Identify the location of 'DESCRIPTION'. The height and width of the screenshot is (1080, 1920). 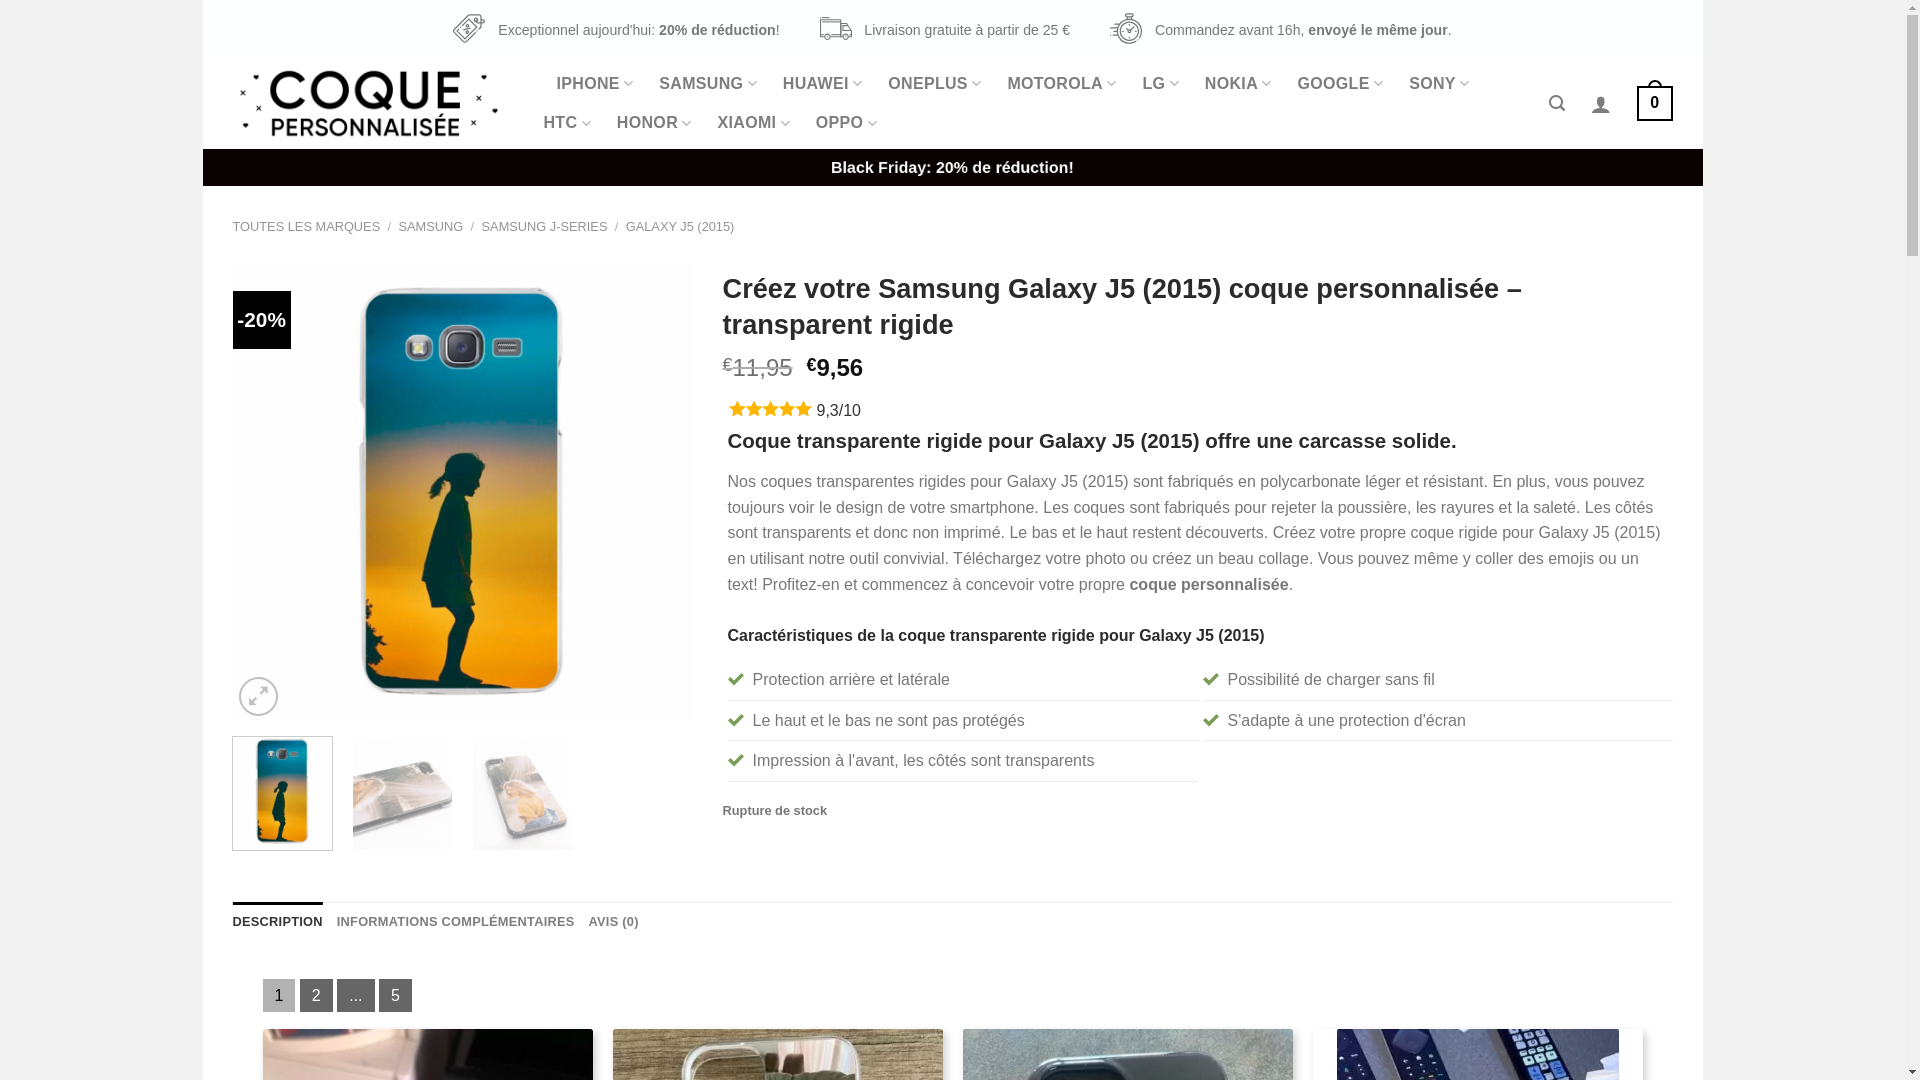
(276, 921).